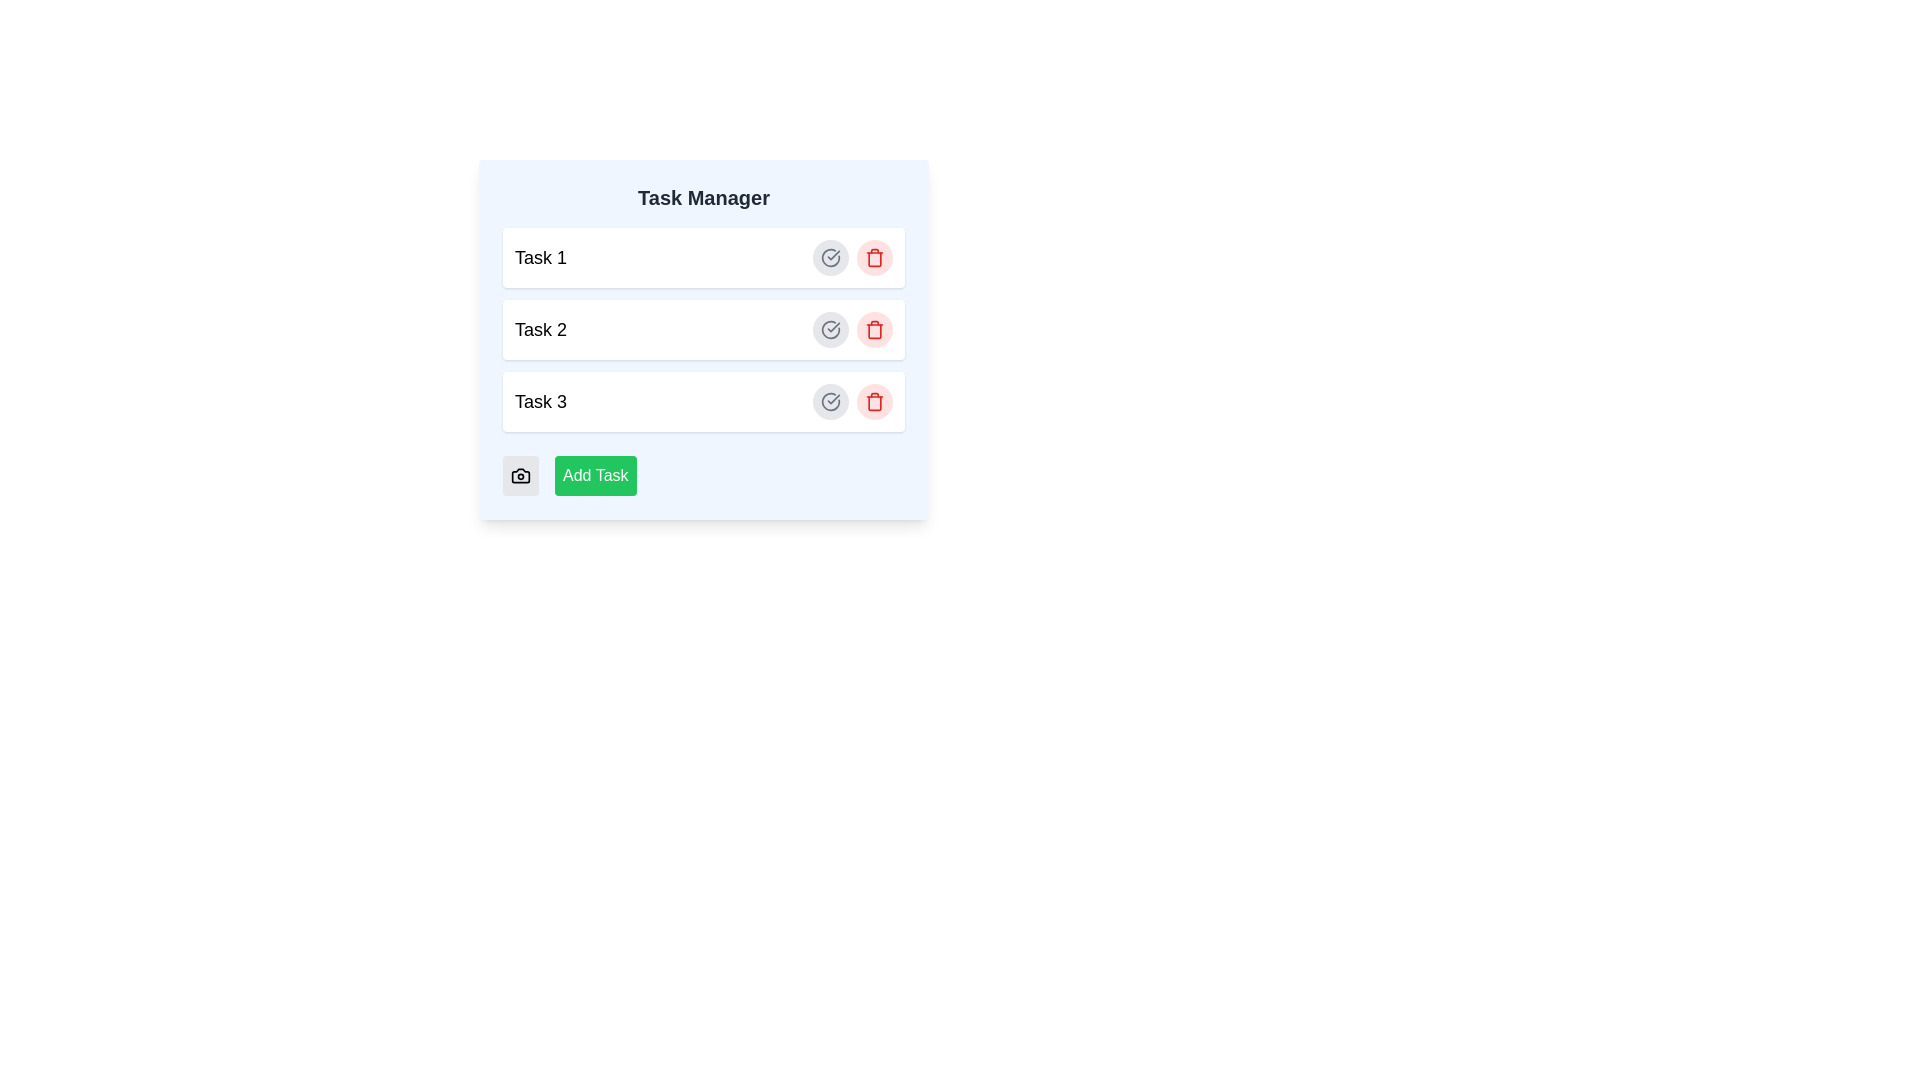  What do you see at coordinates (830, 329) in the screenshot?
I see `the completion toggle button for the second task item in the task manager interface, positioned to the left of the red trash icon and aligned with the 'Task 2' text field` at bounding box center [830, 329].